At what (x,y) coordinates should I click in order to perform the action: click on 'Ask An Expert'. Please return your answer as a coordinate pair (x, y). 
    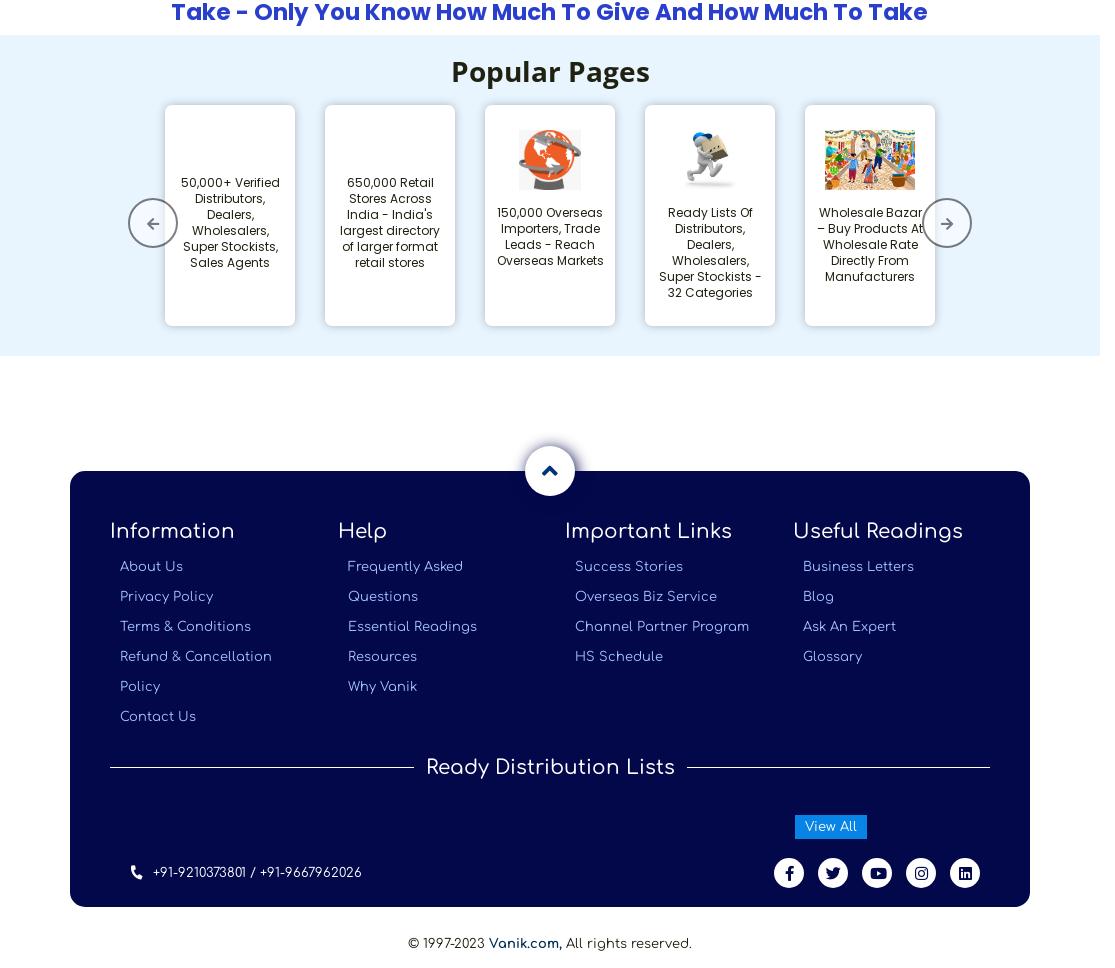
    Looking at the image, I should click on (847, 625).